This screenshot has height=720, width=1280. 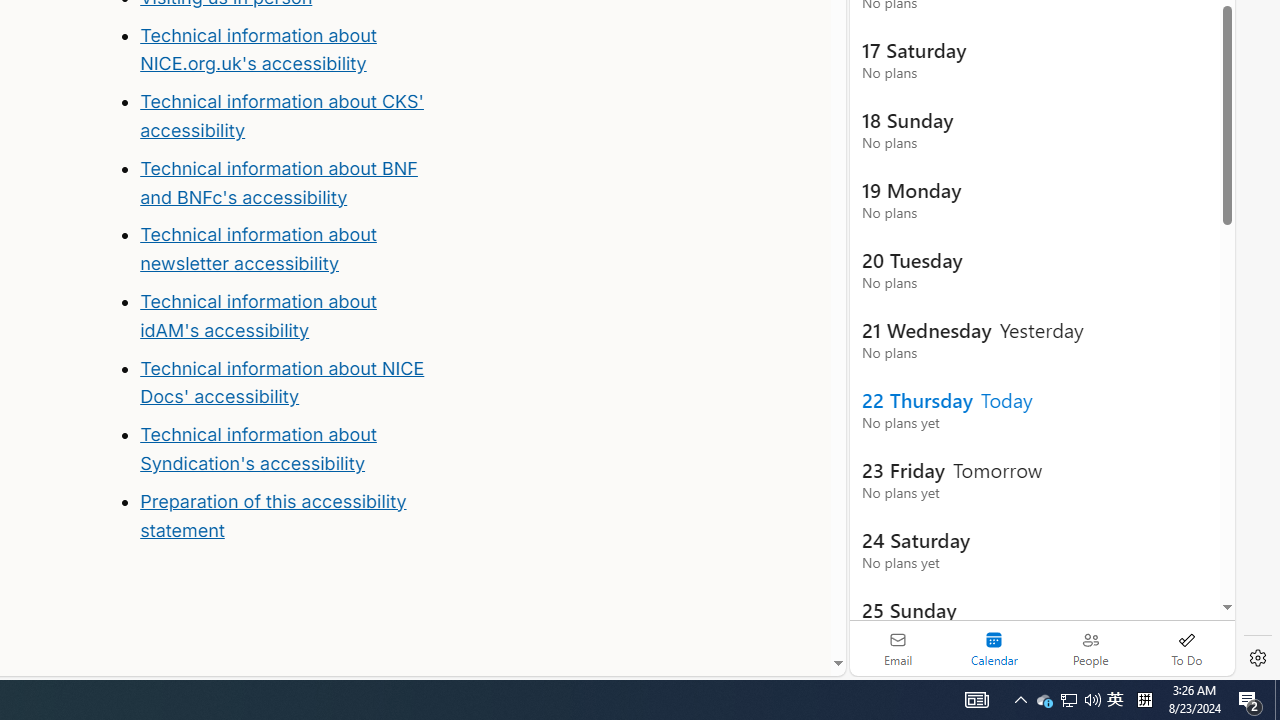 What do you see at coordinates (1089, 648) in the screenshot?
I see `'People'` at bounding box center [1089, 648].